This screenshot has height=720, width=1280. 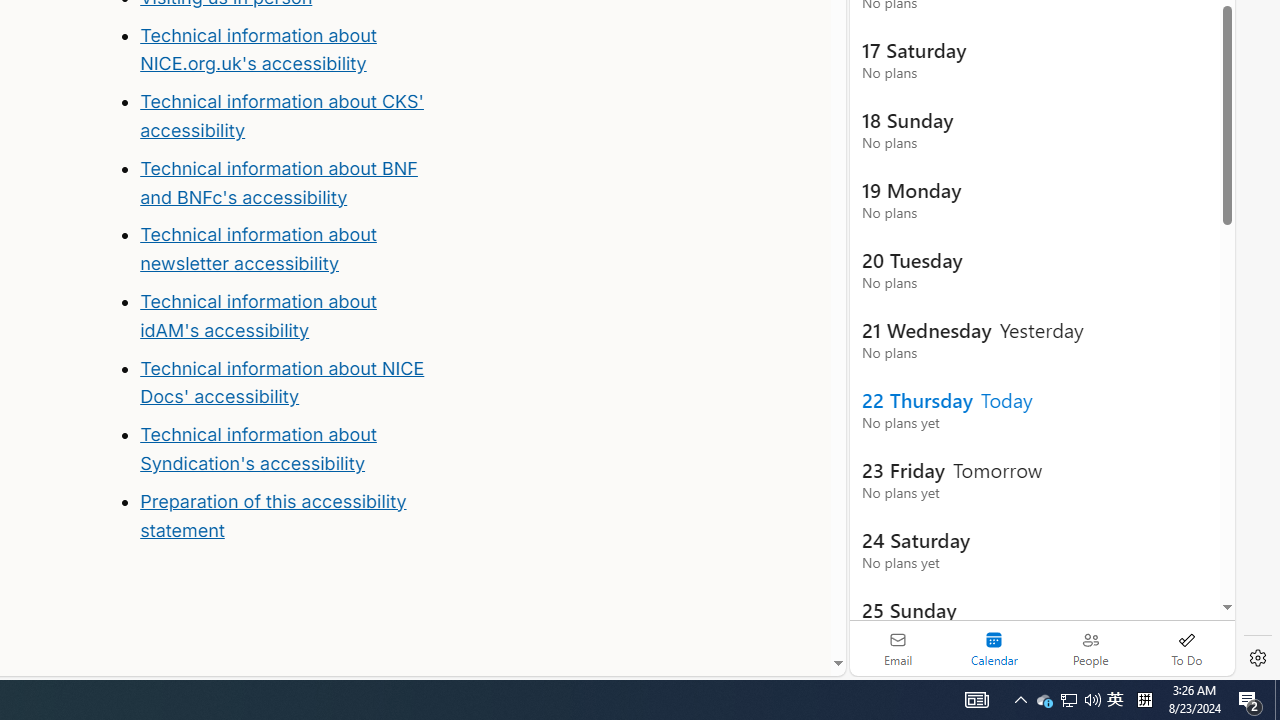 What do you see at coordinates (1089, 648) in the screenshot?
I see `'People'` at bounding box center [1089, 648].